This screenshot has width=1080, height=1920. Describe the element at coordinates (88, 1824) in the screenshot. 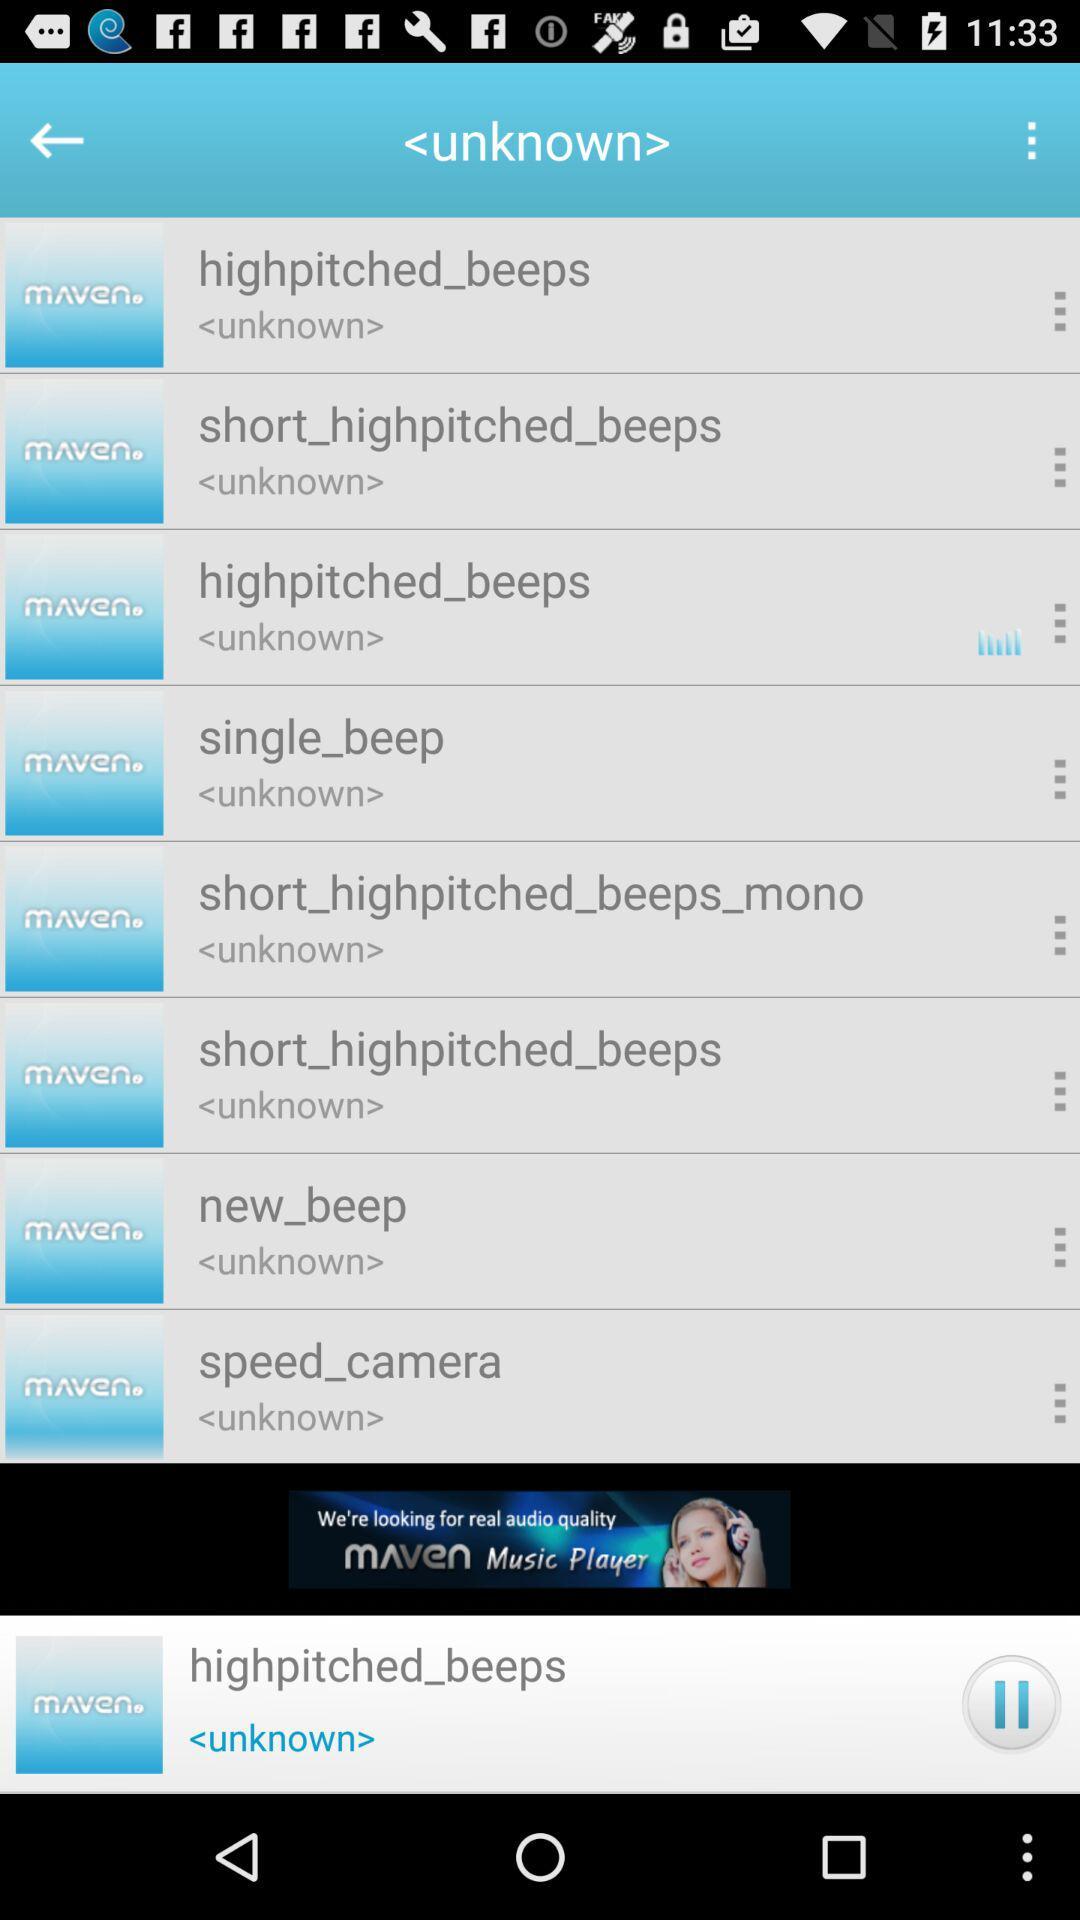

I see `the more icon` at that location.